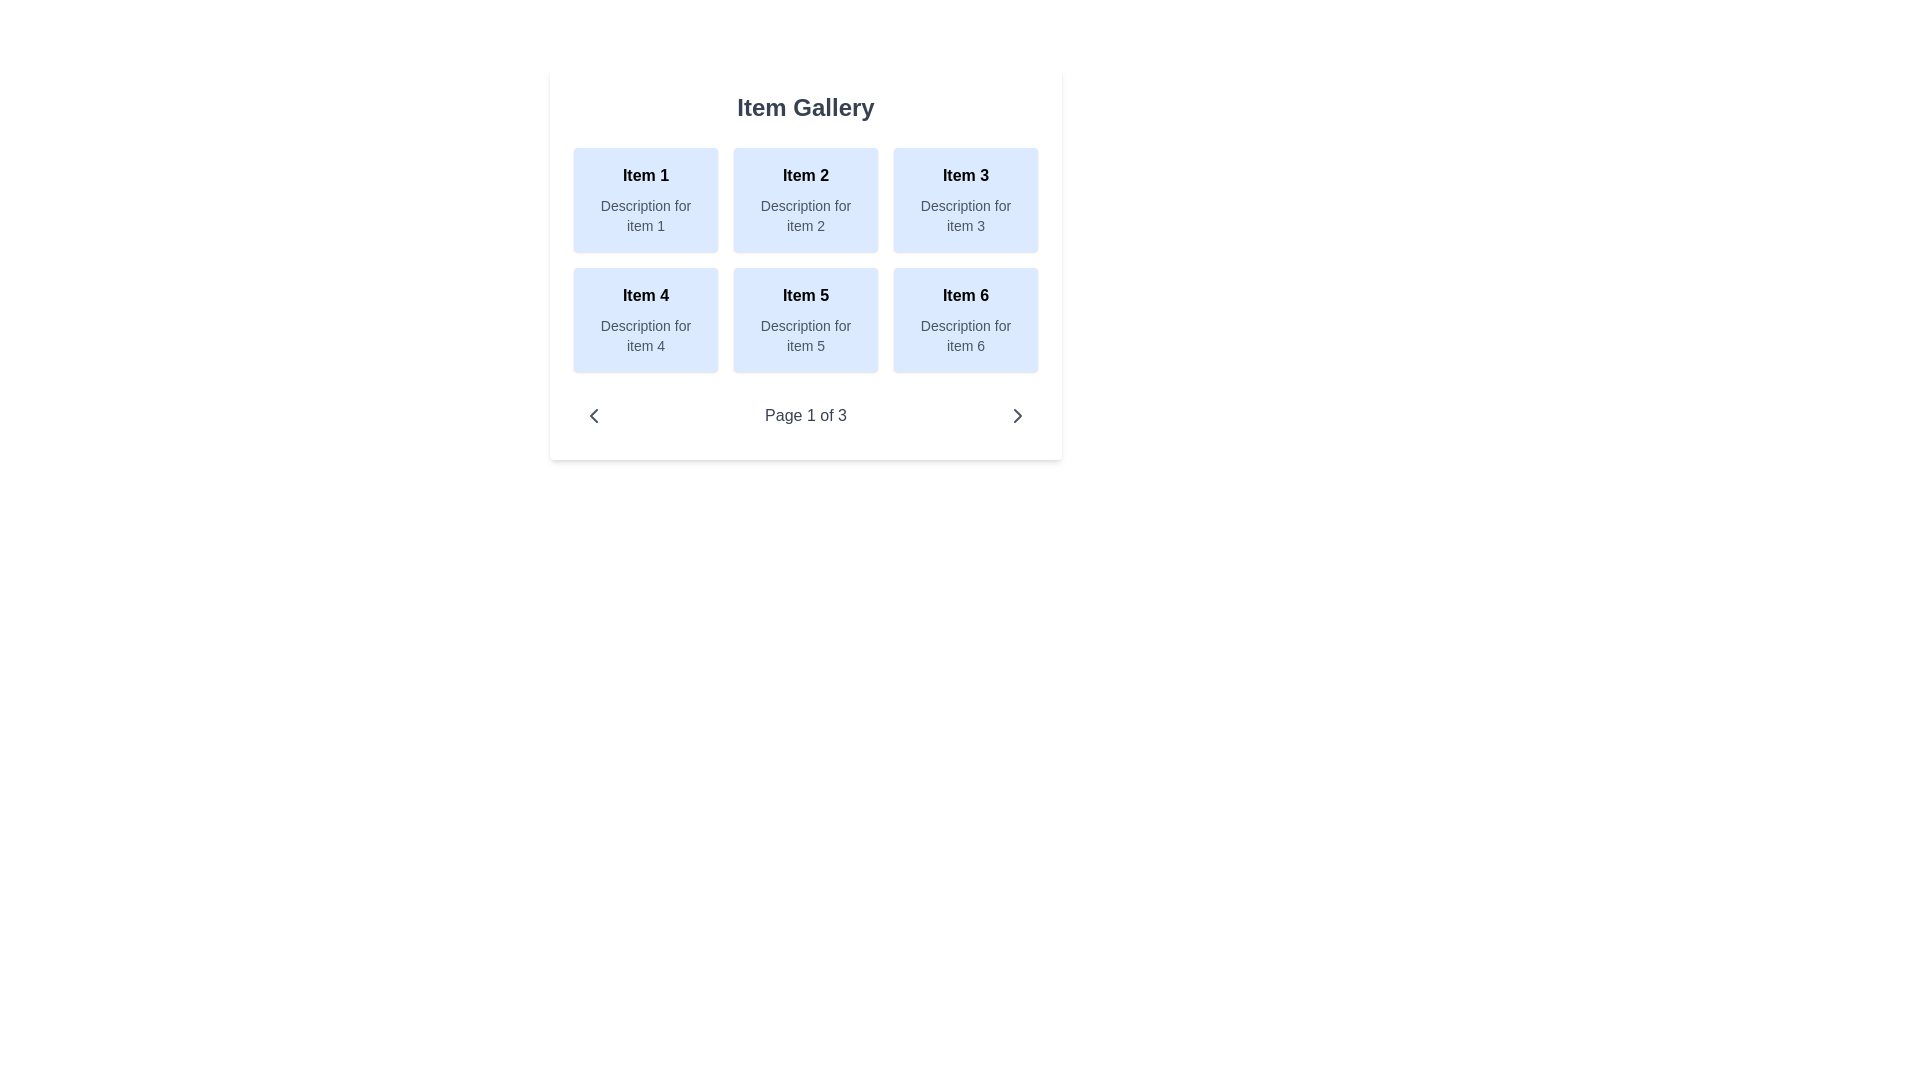 The image size is (1920, 1080). What do you see at coordinates (965, 334) in the screenshot?
I see `the descriptive text block for 'Item 6', located beneath its title in the third card of the second row within the gallery grid` at bounding box center [965, 334].